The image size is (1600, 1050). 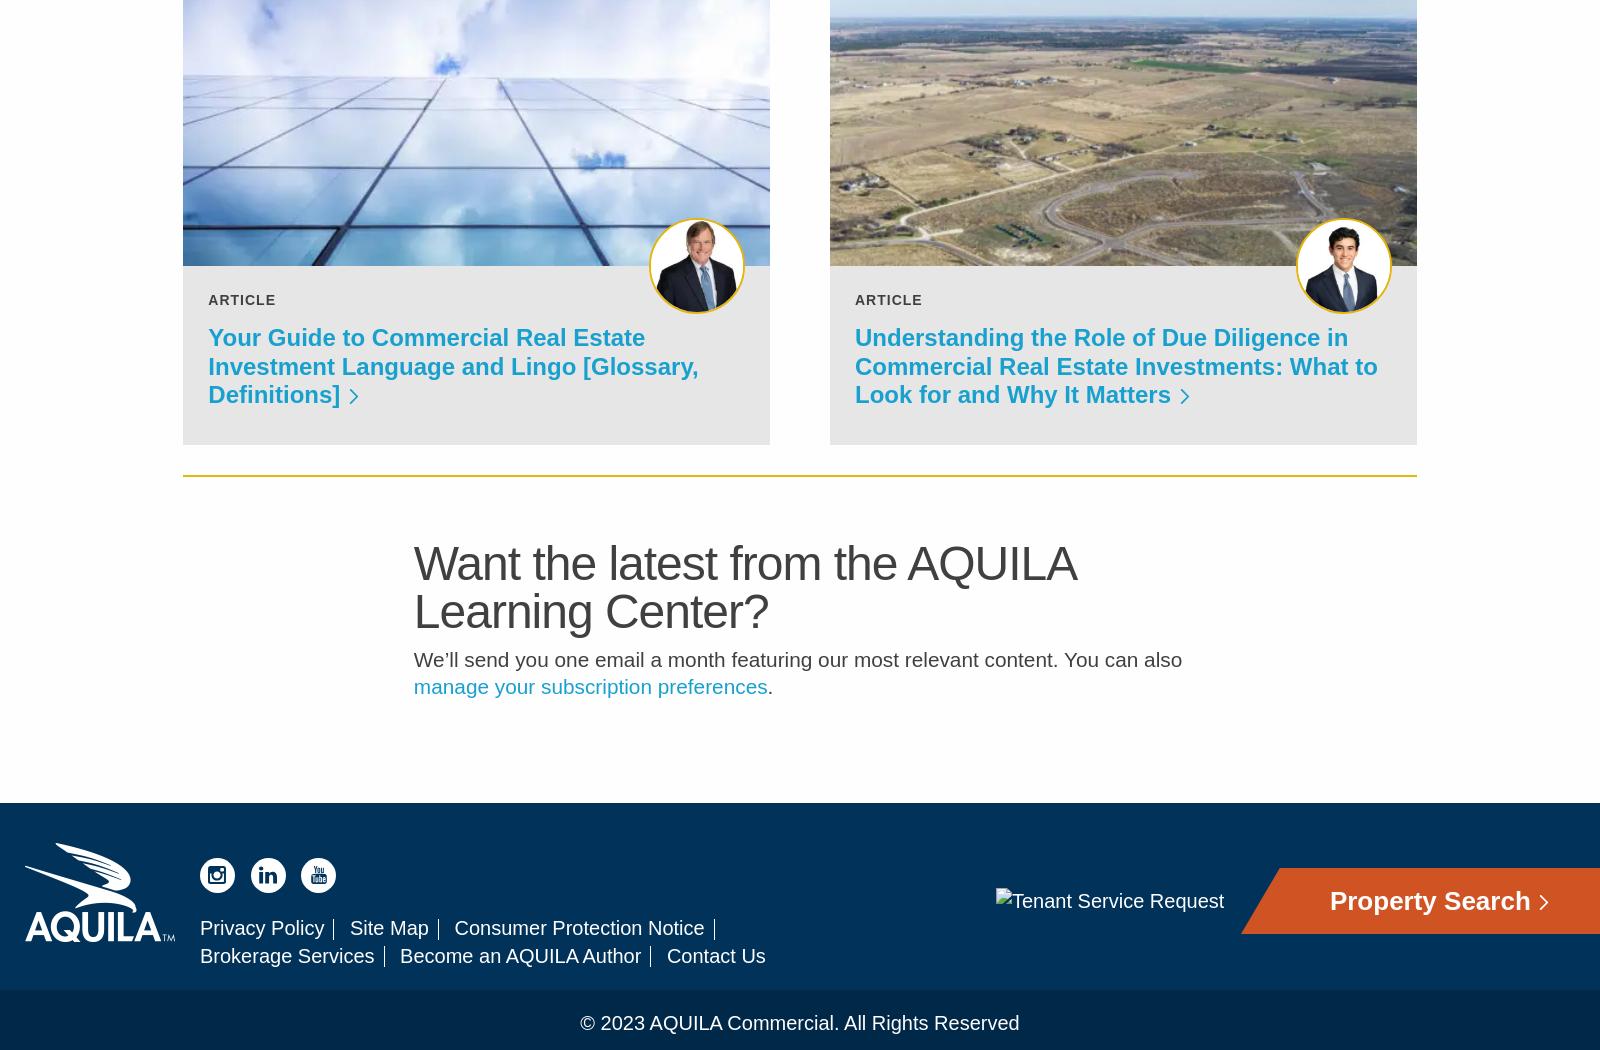 I want to click on 'manage your subscription preferences', so click(x=589, y=700).